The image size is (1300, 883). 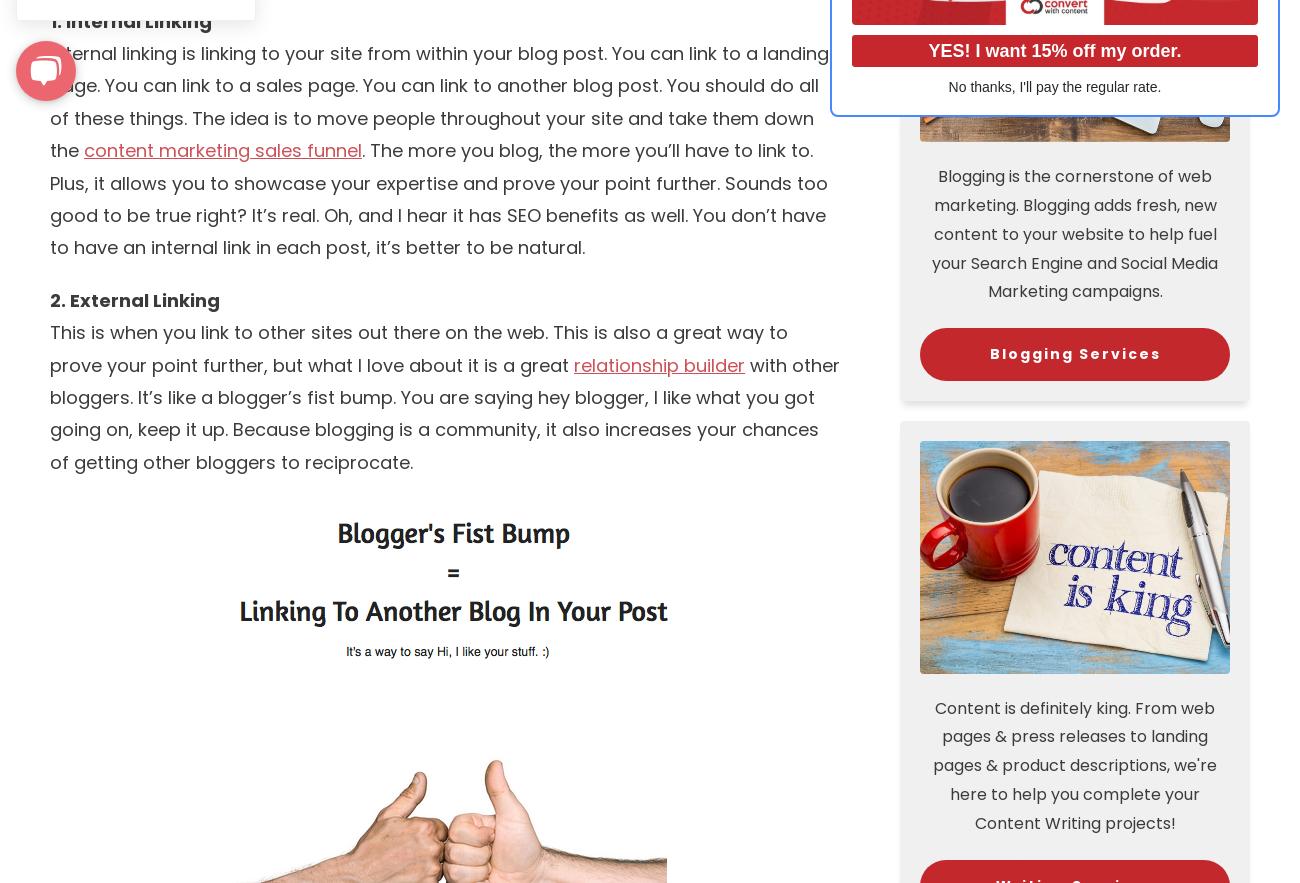 What do you see at coordinates (438, 101) in the screenshot?
I see `'Internal linking is linking to your site from within your blog post. You can link to a landing page. You can link to a sales page. You can link to another blog post. You should do all of these things. The idea is to move people throughout your site and take them down the'` at bounding box center [438, 101].